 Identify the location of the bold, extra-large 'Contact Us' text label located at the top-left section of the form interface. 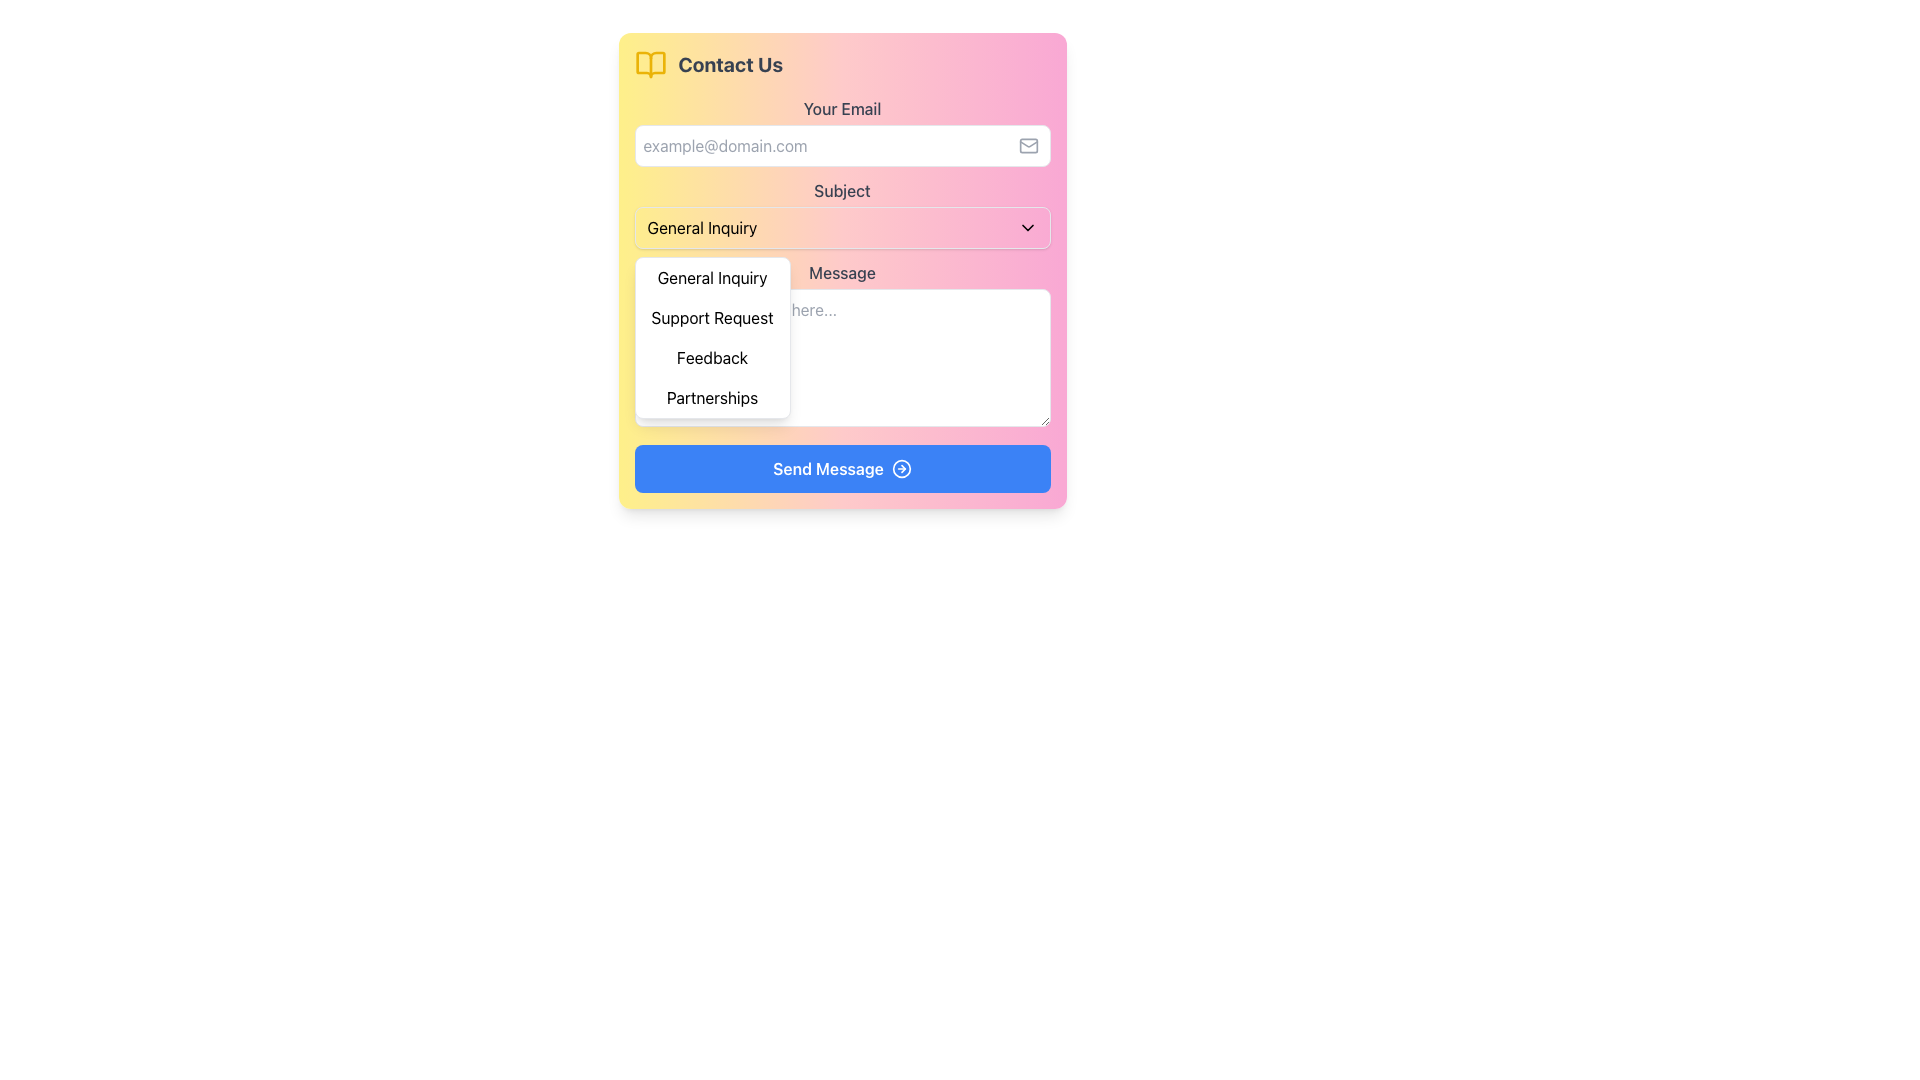
(729, 64).